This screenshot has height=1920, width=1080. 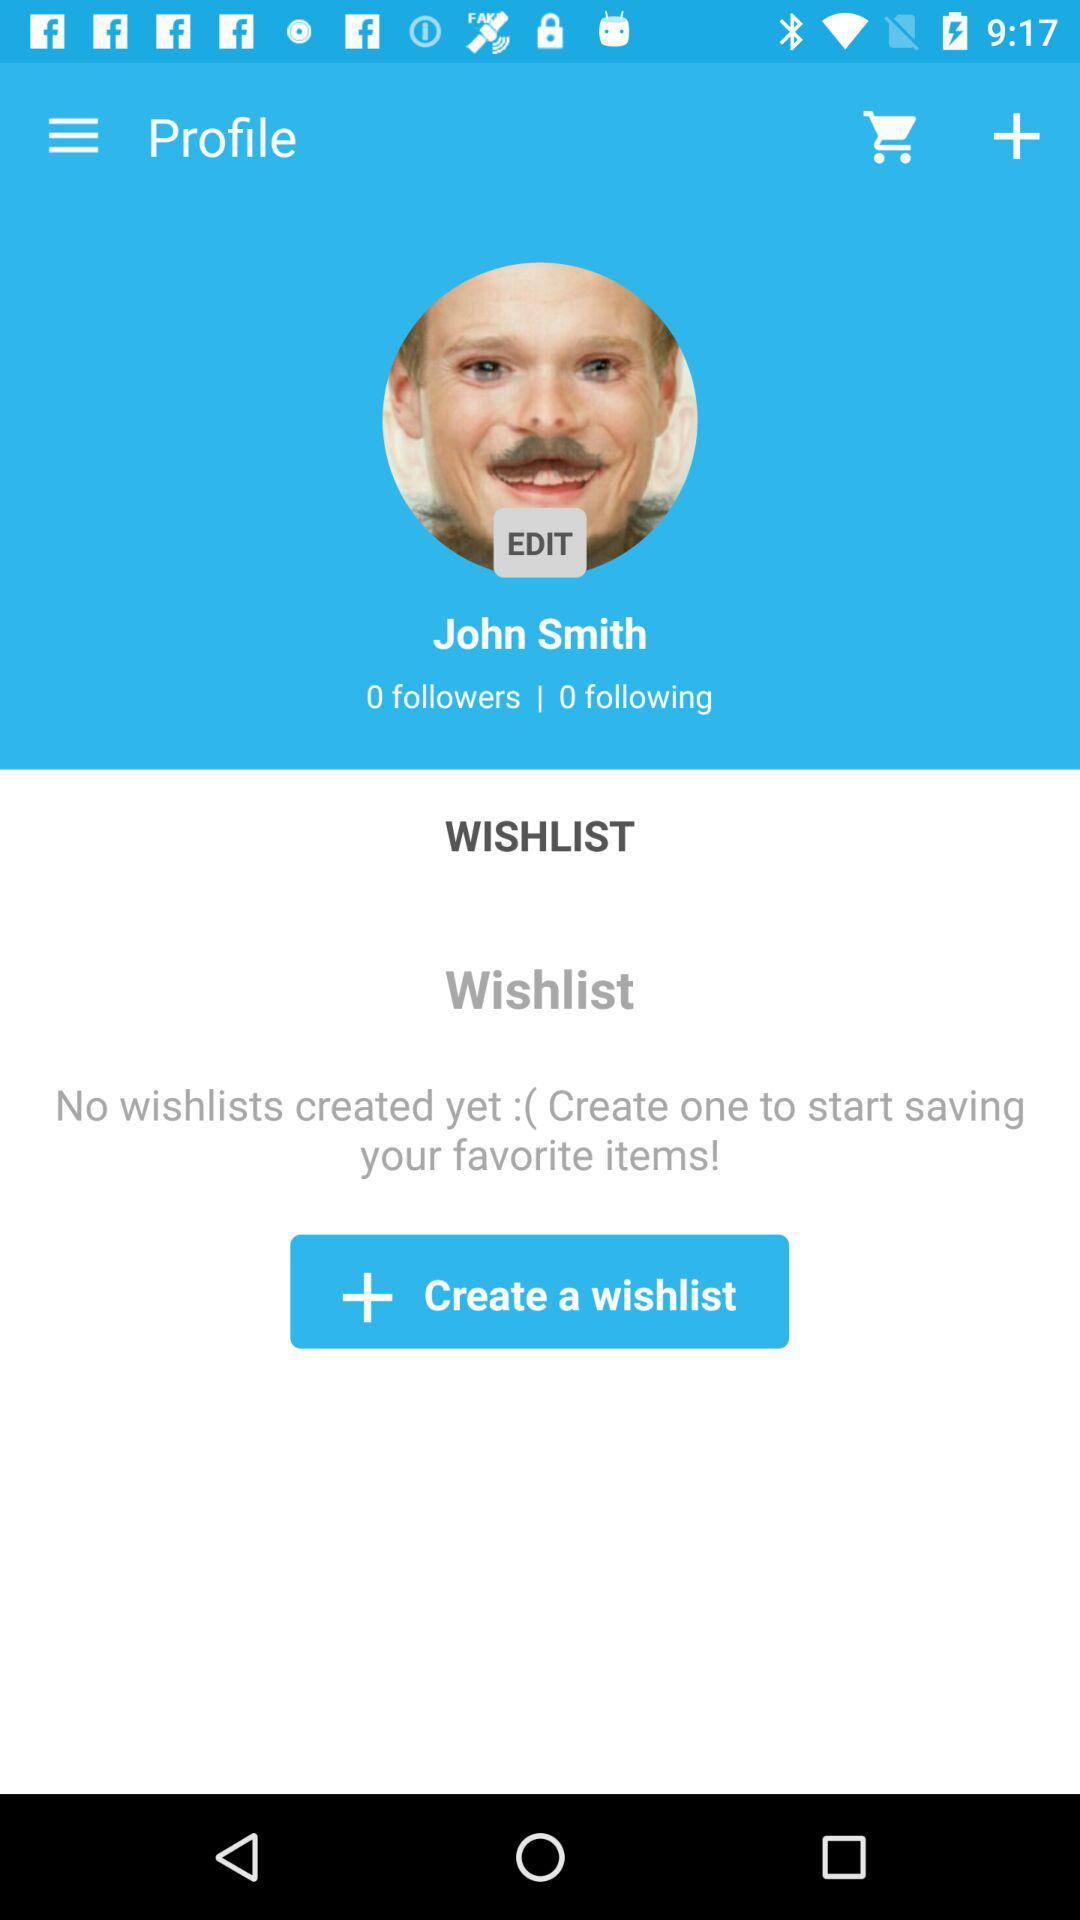 What do you see at coordinates (540, 542) in the screenshot?
I see `the edit item` at bounding box center [540, 542].